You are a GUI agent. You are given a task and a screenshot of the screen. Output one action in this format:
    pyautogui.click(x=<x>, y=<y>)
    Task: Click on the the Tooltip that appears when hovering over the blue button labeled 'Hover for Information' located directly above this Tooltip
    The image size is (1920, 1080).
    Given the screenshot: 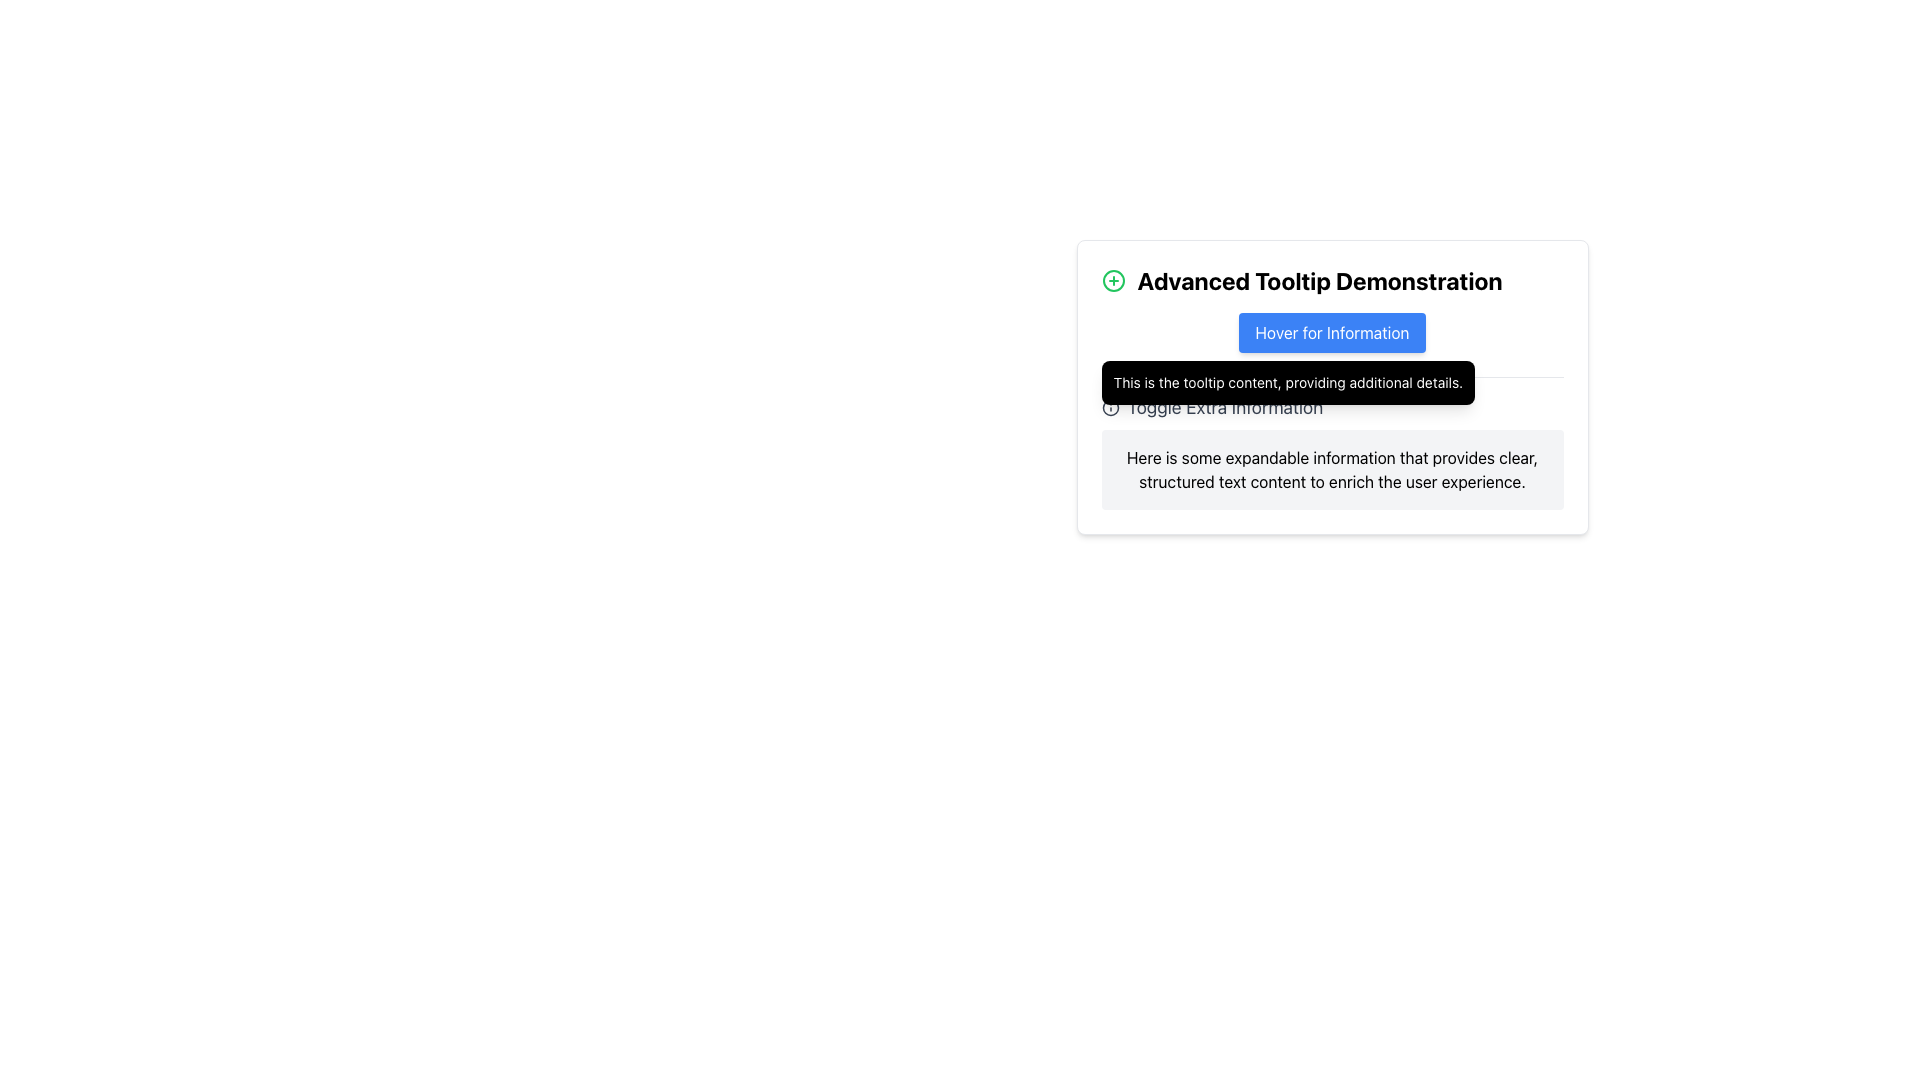 What is the action you would take?
    pyautogui.click(x=1288, y=382)
    